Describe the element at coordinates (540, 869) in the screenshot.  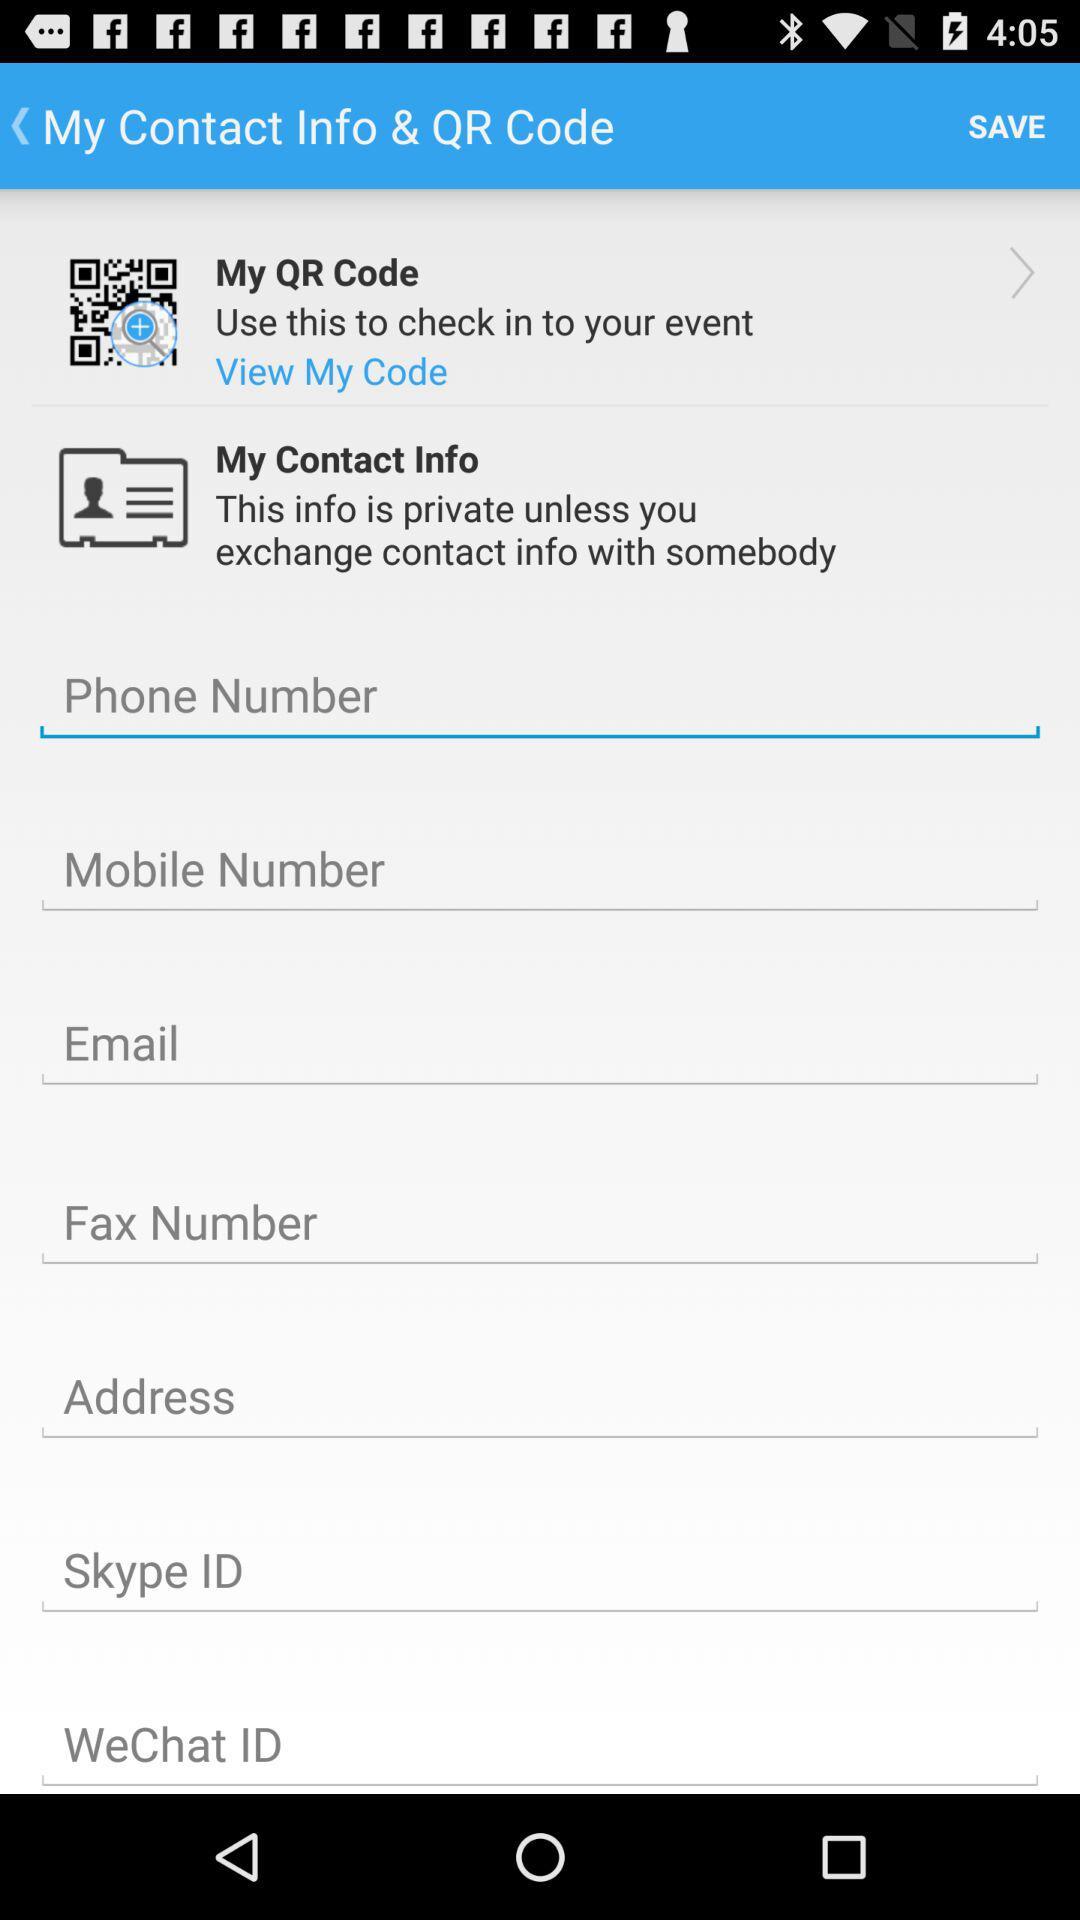
I see `mobile number line` at that location.